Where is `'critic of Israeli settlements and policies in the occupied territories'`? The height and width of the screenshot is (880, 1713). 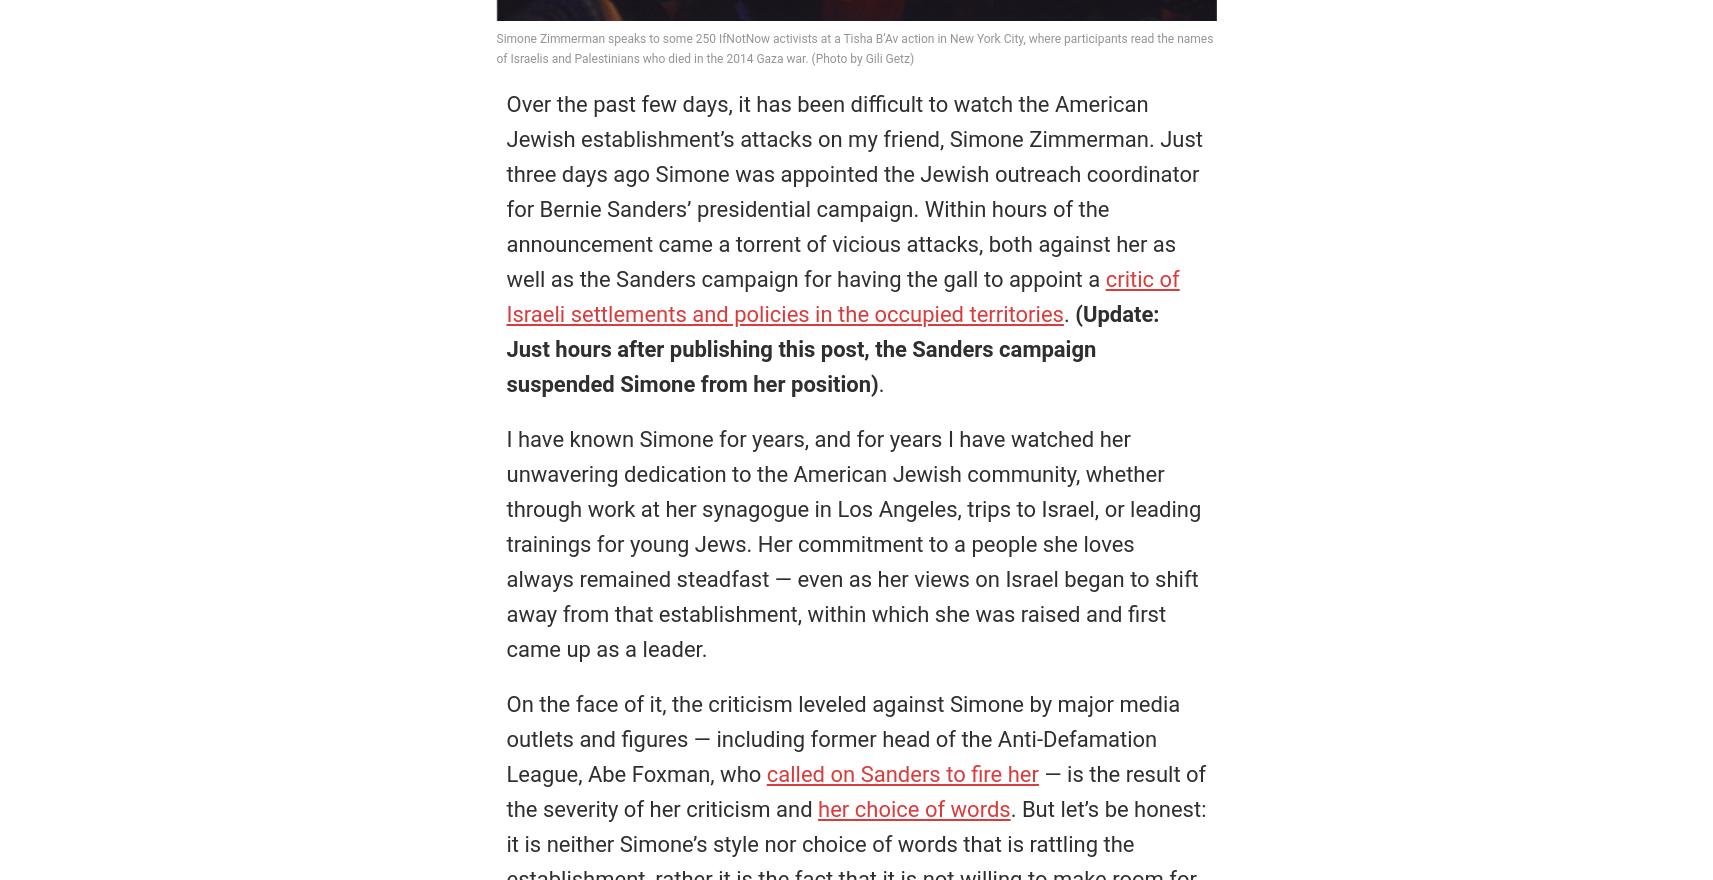
'critic of Israeli settlements and policies in the occupied territories' is located at coordinates (841, 296).